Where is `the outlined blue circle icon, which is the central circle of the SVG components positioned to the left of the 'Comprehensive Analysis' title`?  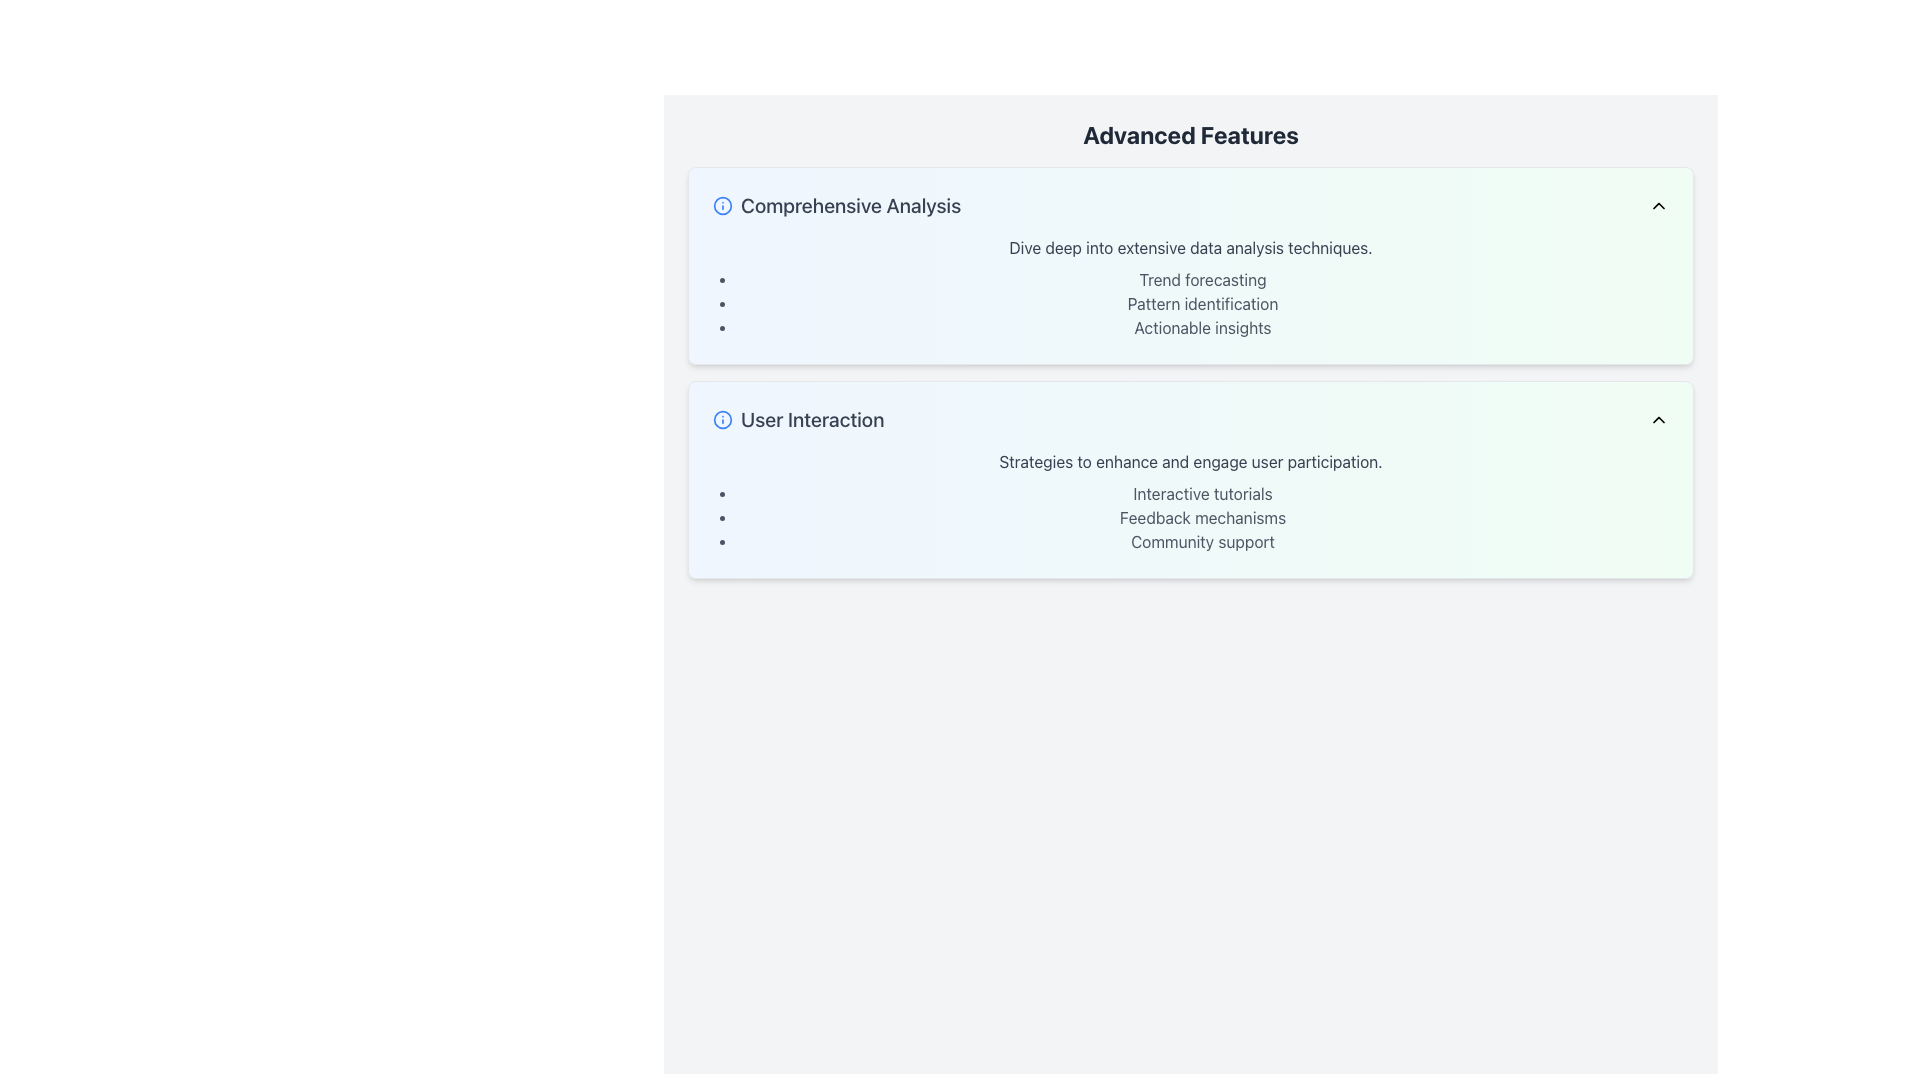
the outlined blue circle icon, which is the central circle of the SVG components positioned to the left of the 'Comprehensive Analysis' title is located at coordinates (722, 205).